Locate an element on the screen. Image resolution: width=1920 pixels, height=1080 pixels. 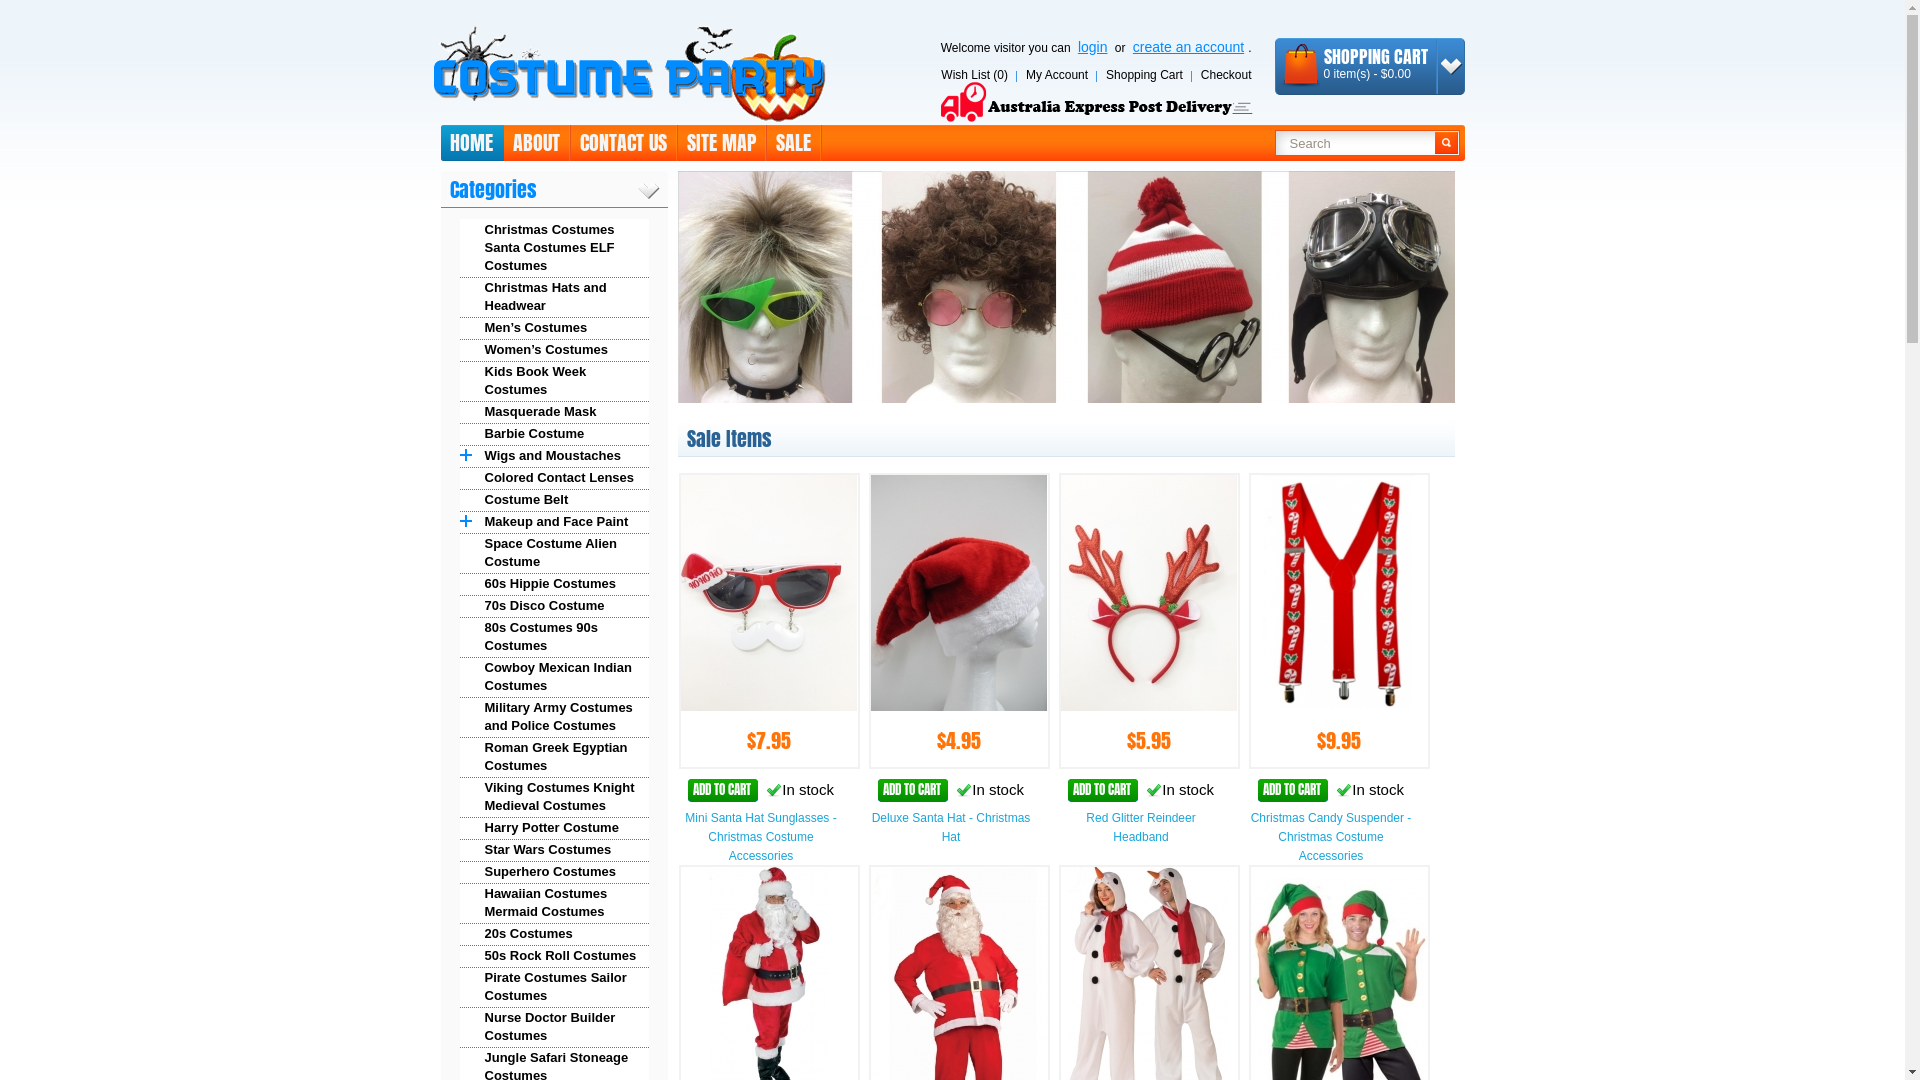
'Star Wars Costumes' is located at coordinates (554, 849).